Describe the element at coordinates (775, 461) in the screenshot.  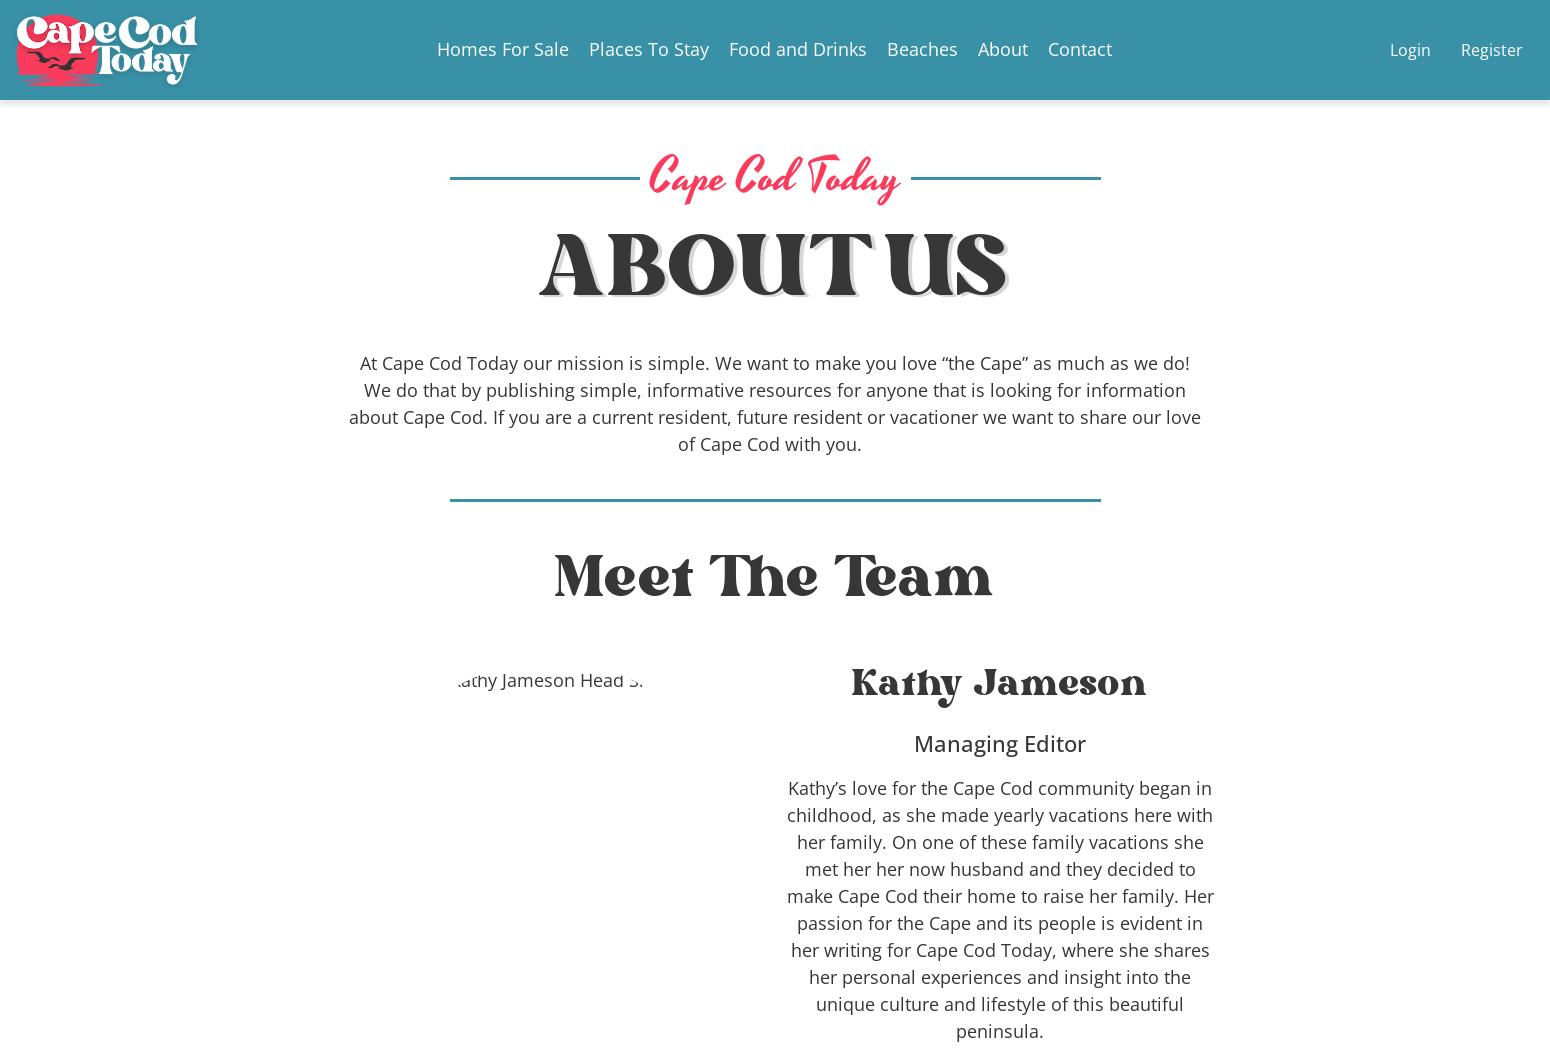
I see `'15 Best Restaurants in Harwich Massachusetts'` at that location.